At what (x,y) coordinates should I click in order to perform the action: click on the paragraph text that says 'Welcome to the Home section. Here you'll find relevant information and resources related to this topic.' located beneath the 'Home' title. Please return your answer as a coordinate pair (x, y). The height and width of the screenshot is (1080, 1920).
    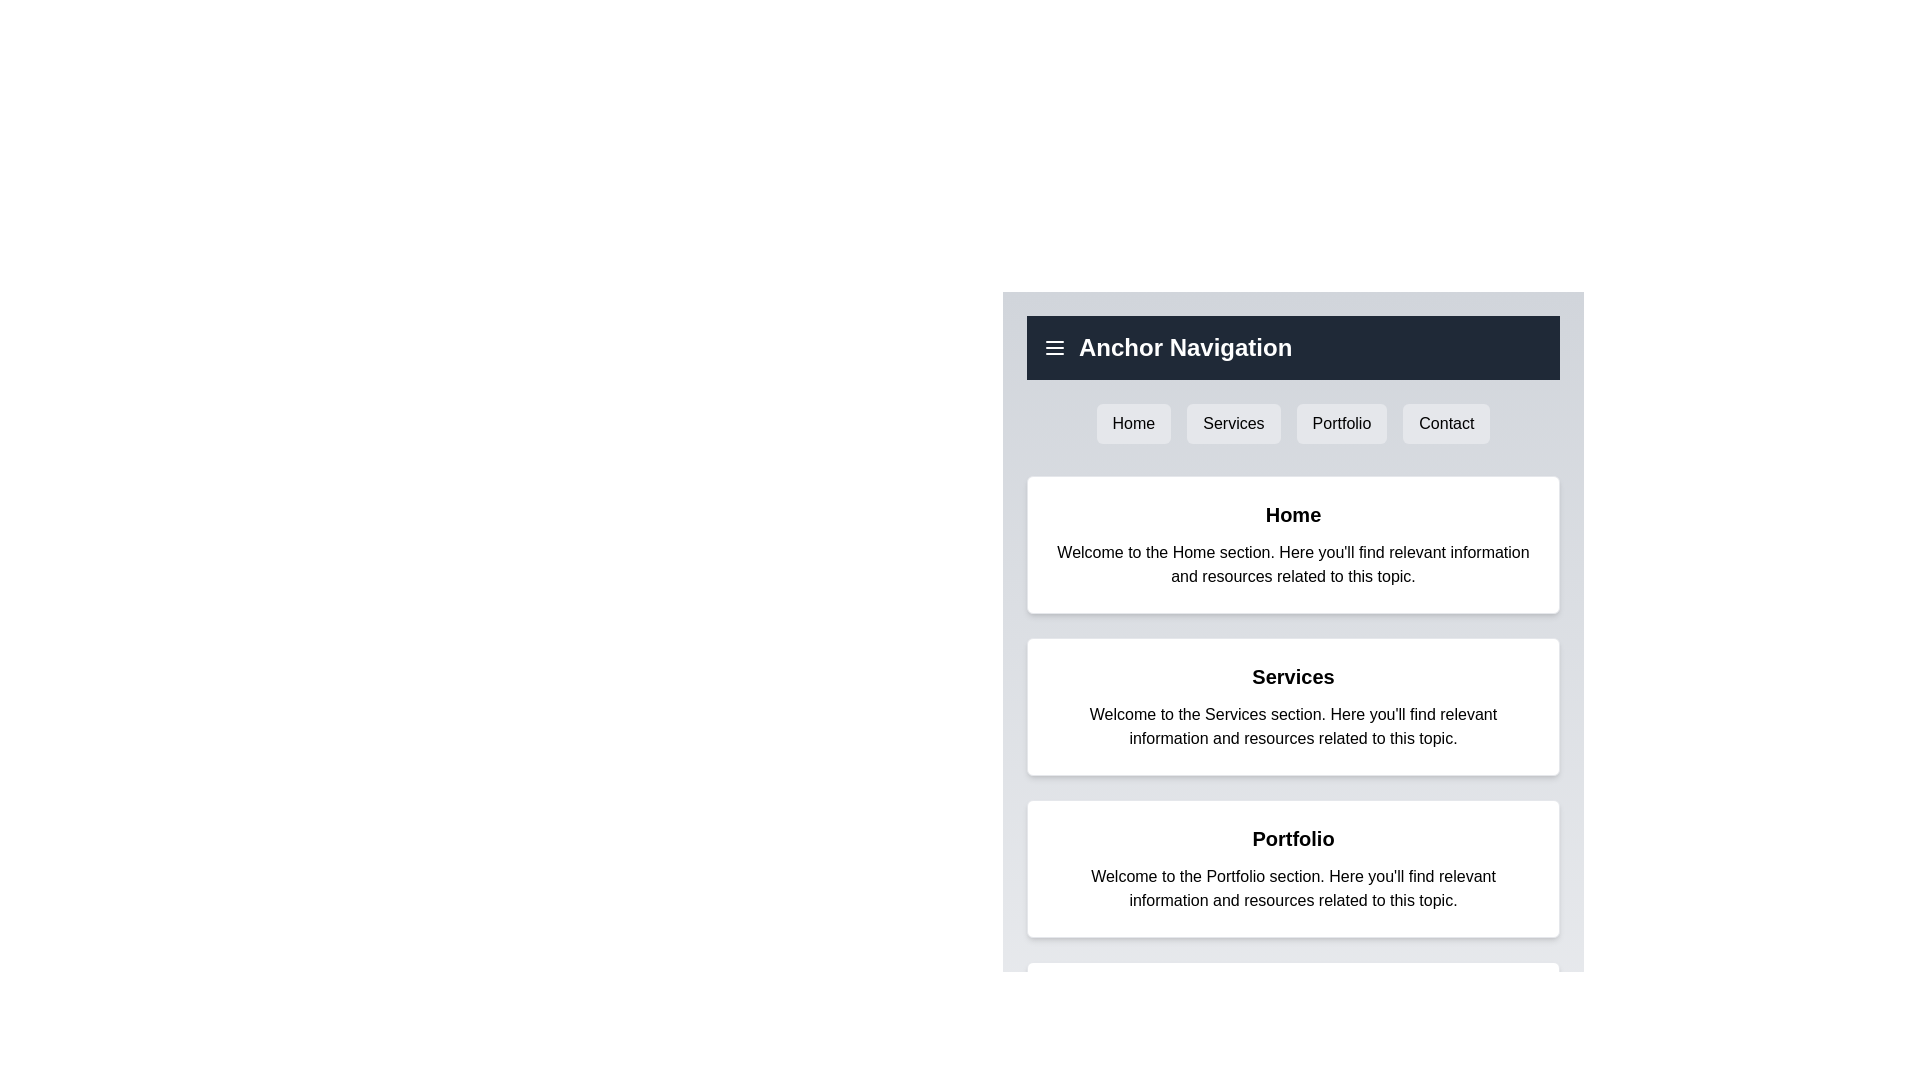
    Looking at the image, I should click on (1293, 564).